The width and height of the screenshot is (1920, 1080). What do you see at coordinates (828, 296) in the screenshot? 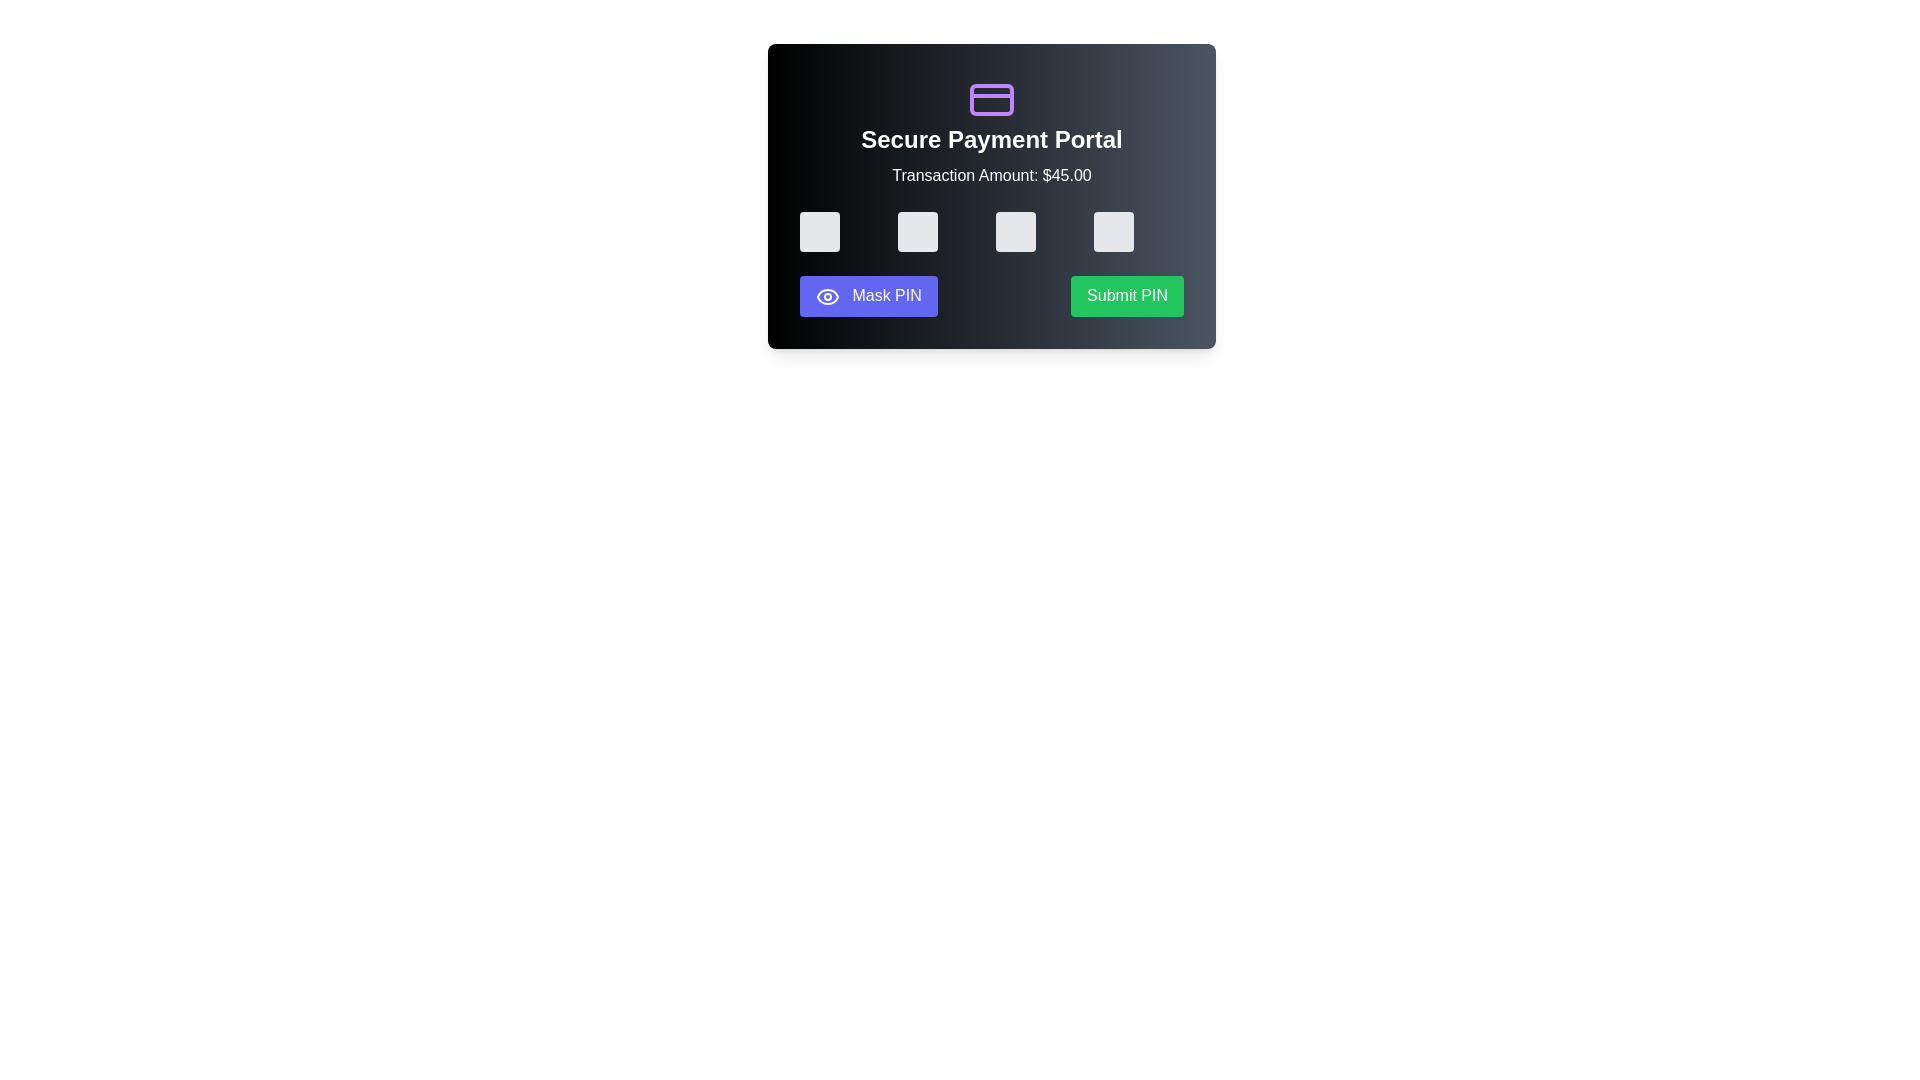
I see `the eye icon graphical representation in the Secure Payment Portal for visual feedback` at bounding box center [828, 296].